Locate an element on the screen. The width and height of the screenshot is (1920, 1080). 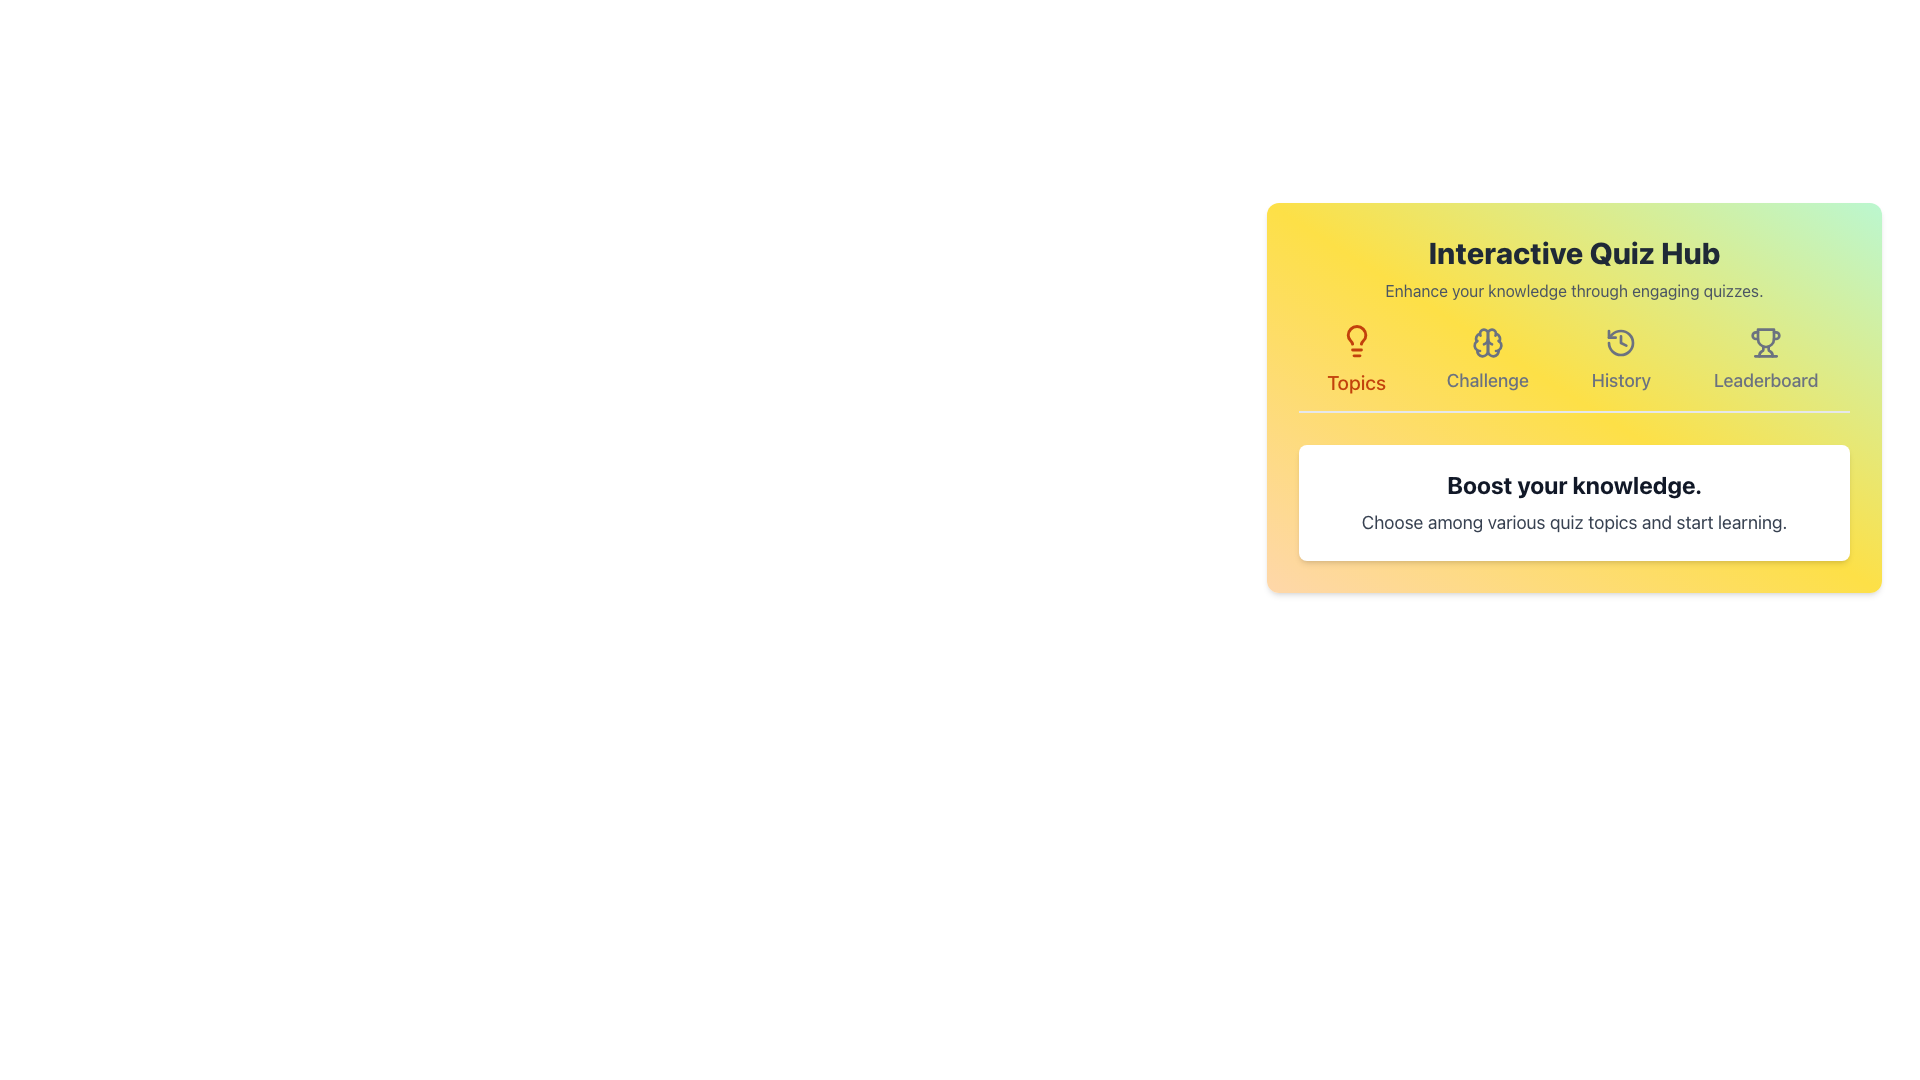
each segment of the Navigation bar located below the 'Interactive Quiz Hub' title to trigger the visual effect is located at coordinates (1573, 370).